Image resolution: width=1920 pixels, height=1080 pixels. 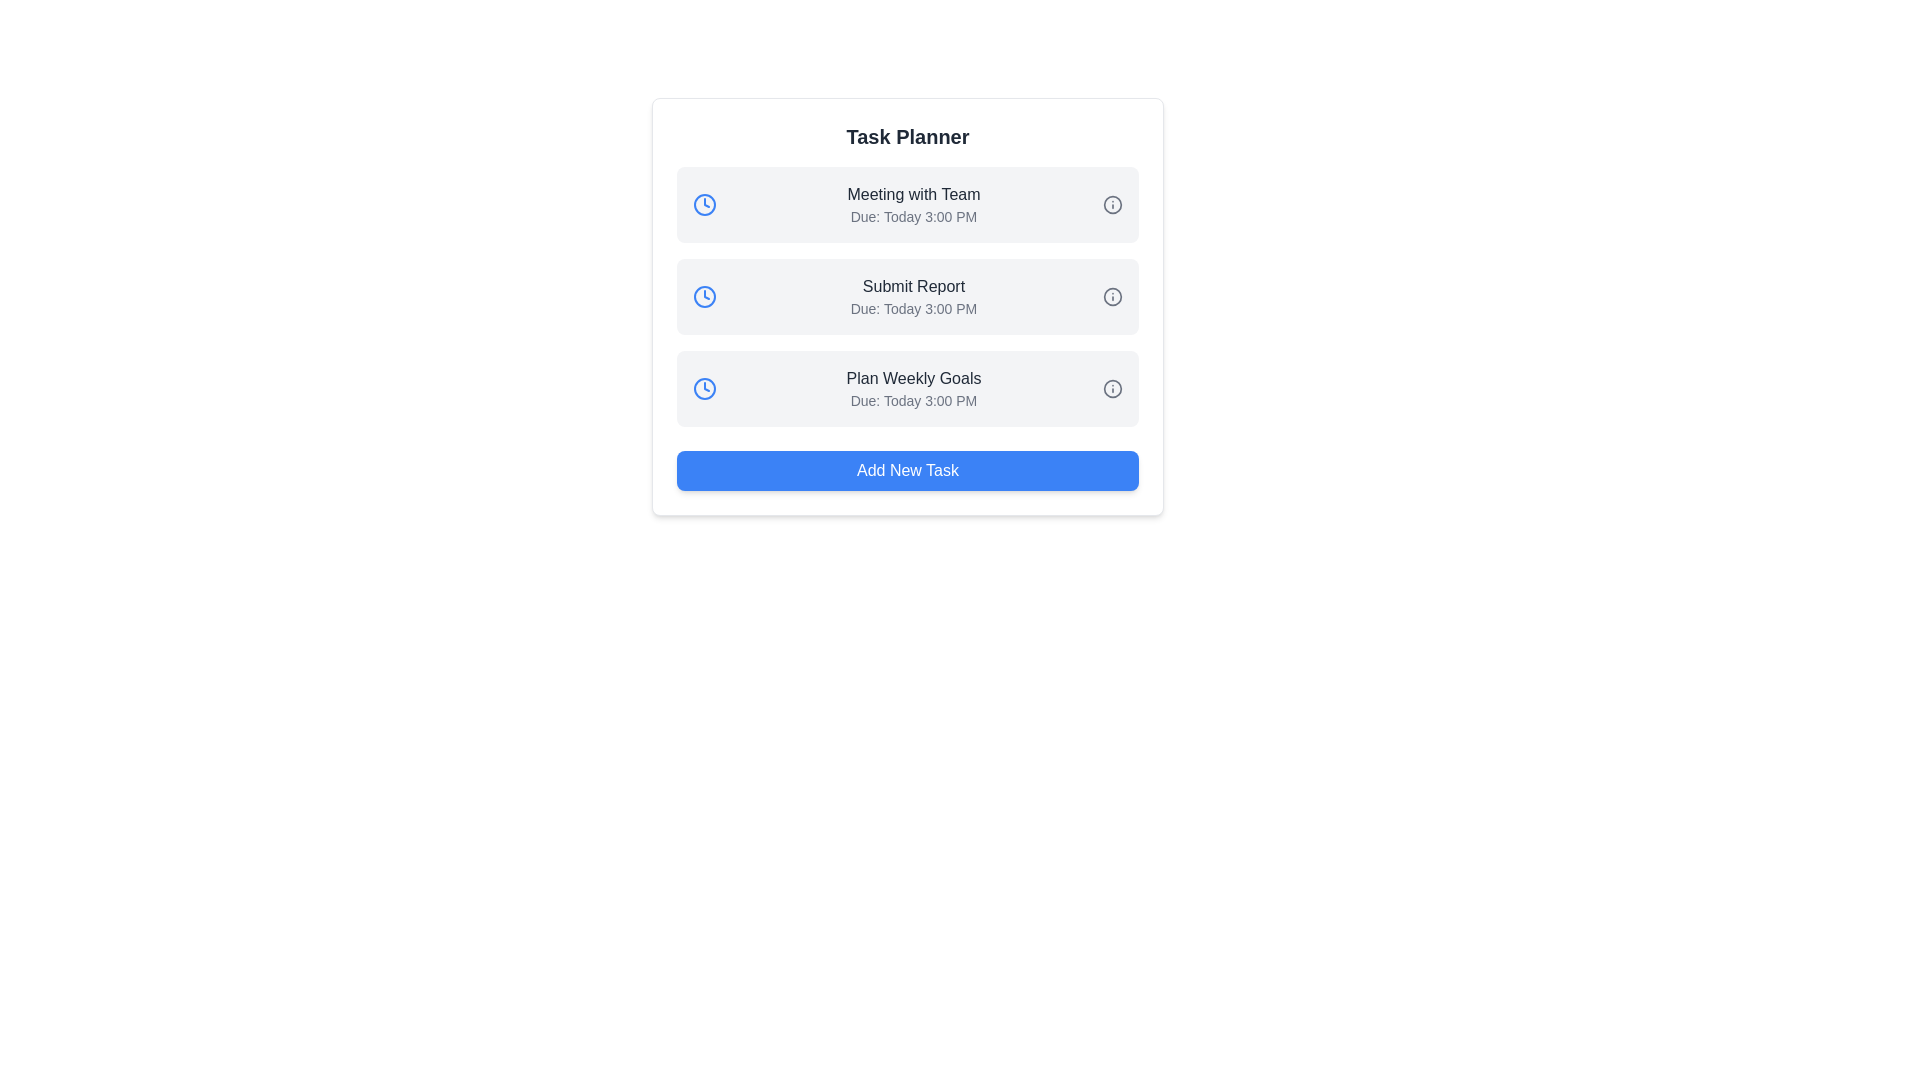 What do you see at coordinates (705, 389) in the screenshot?
I see `the decorative Icon Background Circle of the clock icon located to the left of the 'Plan Weekly Goals' text in the third row of task entries in the 'Task Planner' interface` at bounding box center [705, 389].